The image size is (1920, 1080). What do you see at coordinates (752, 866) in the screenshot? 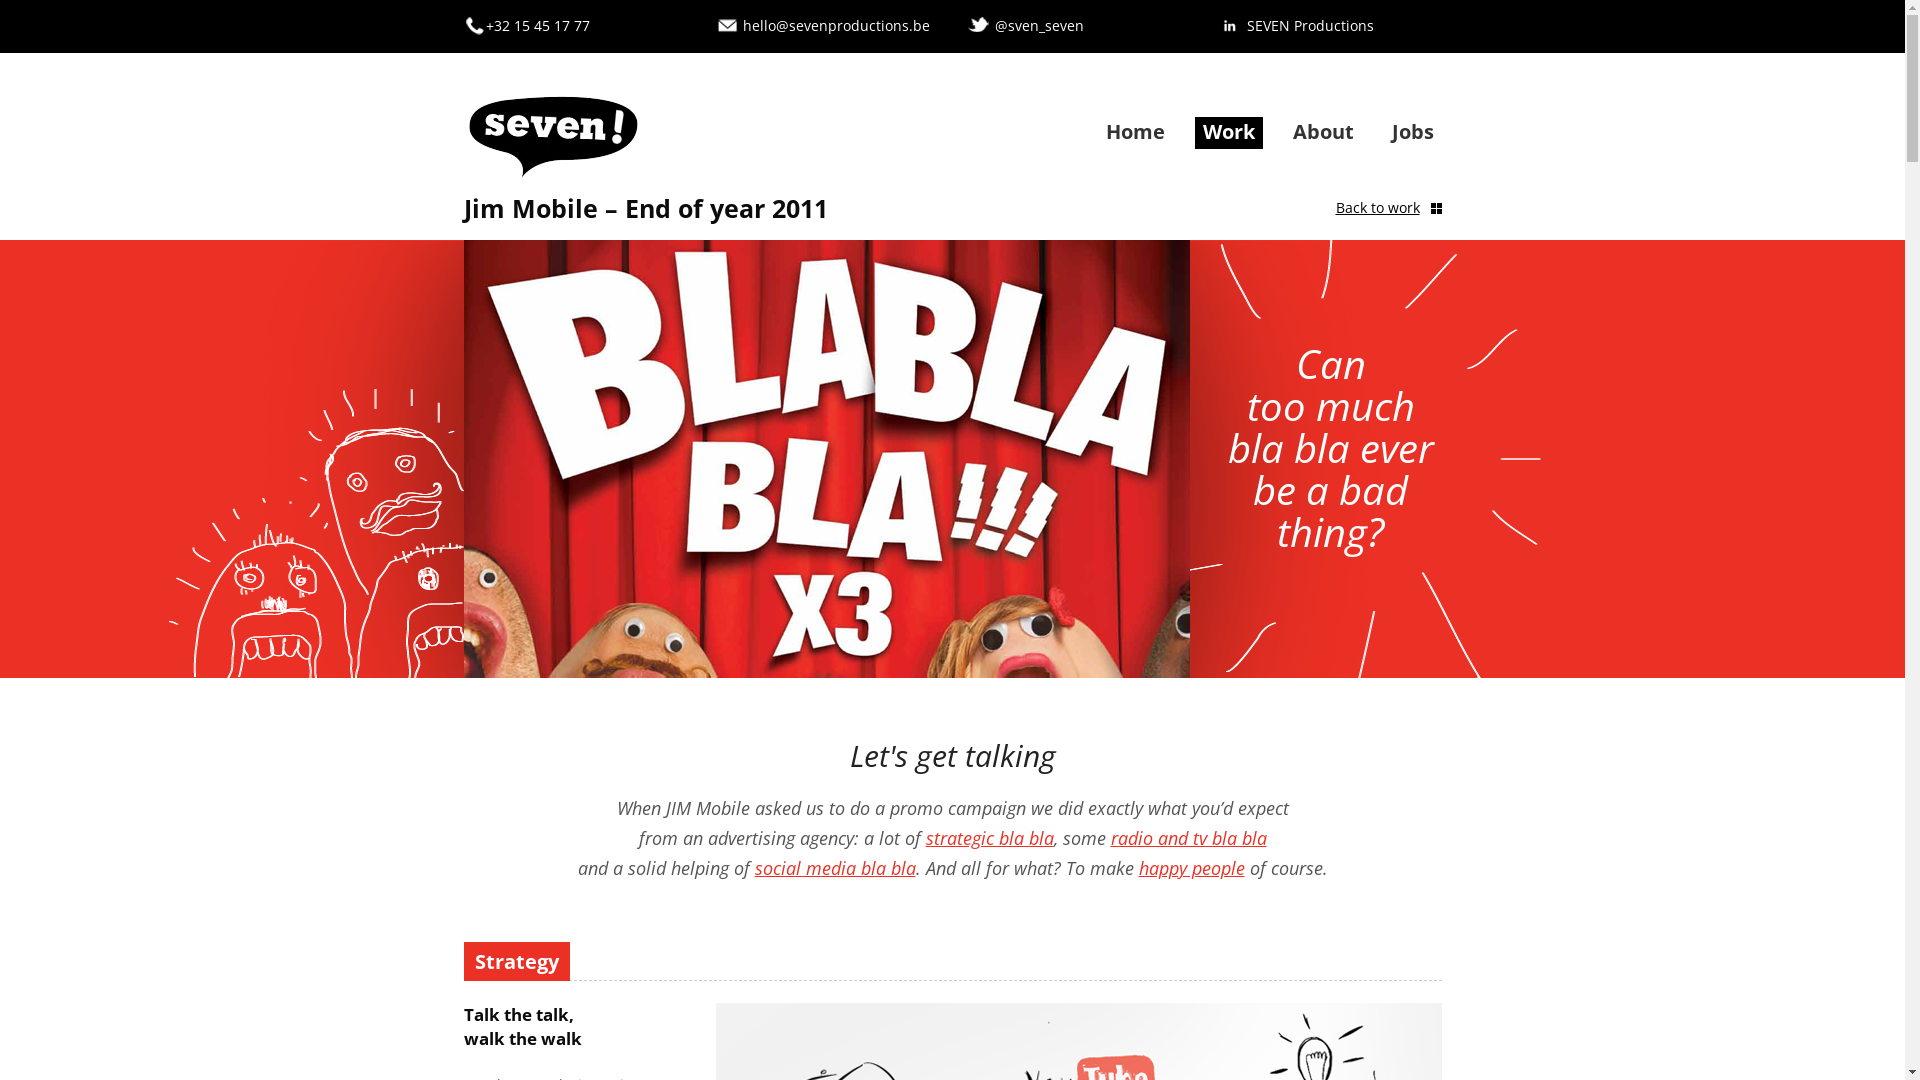
I see `'social media bla bla'` at bounding box center [752, 866].